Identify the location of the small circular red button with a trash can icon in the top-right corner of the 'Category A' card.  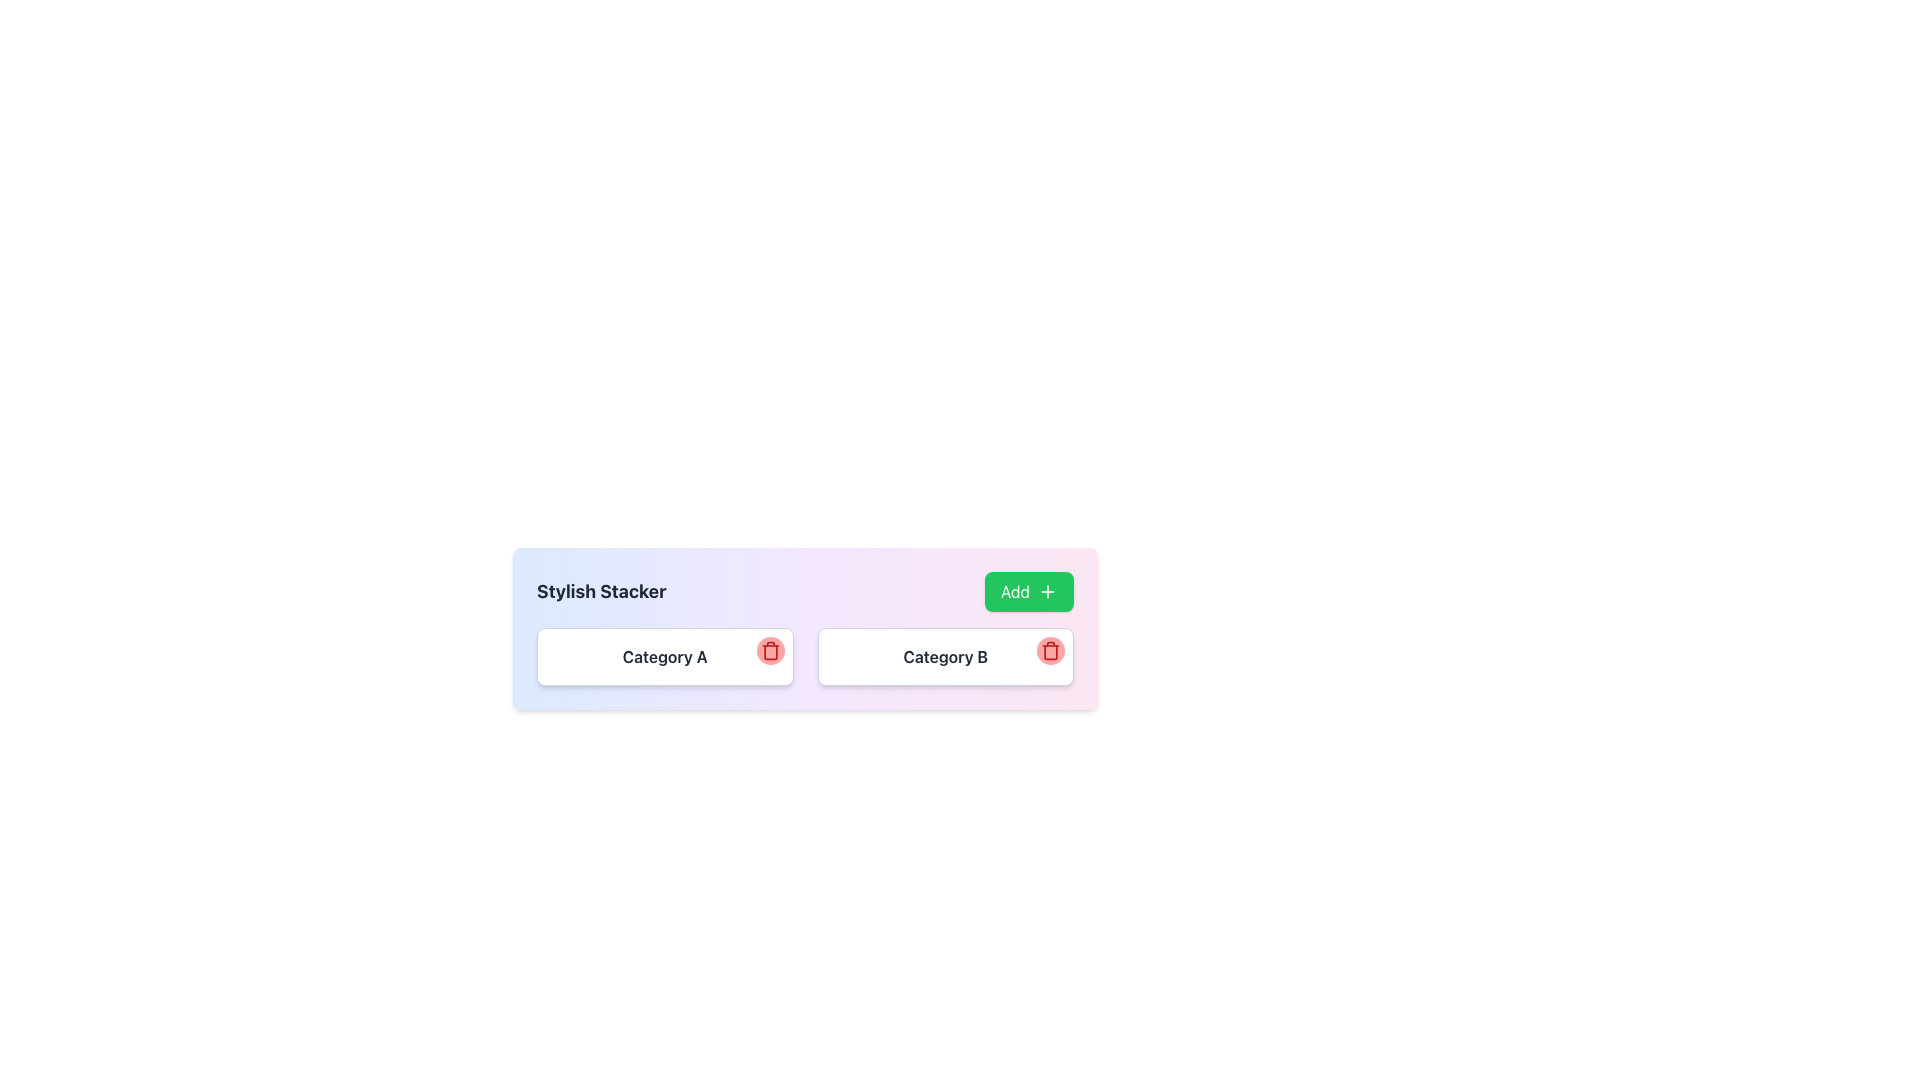
(769, 651).